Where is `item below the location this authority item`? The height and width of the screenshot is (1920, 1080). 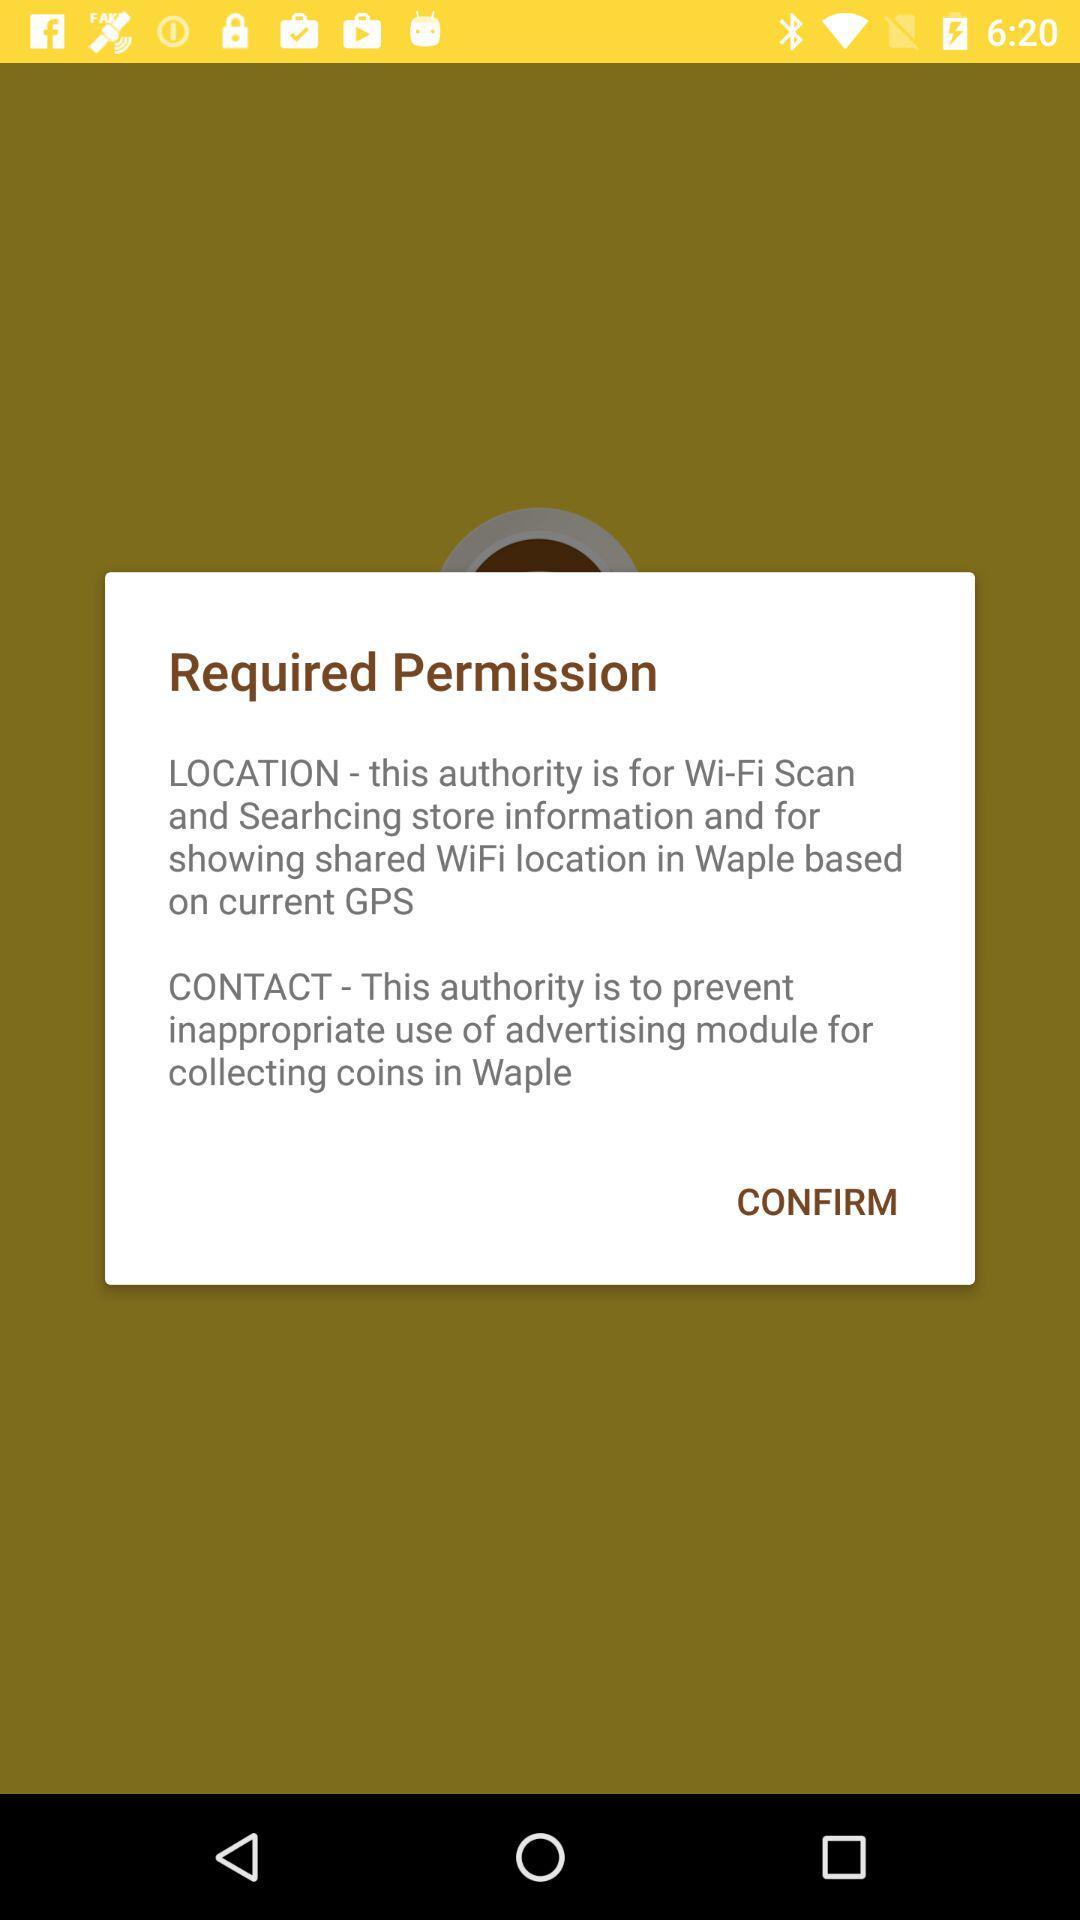
item below the location this authority item is located at coordinates (817, 1200).